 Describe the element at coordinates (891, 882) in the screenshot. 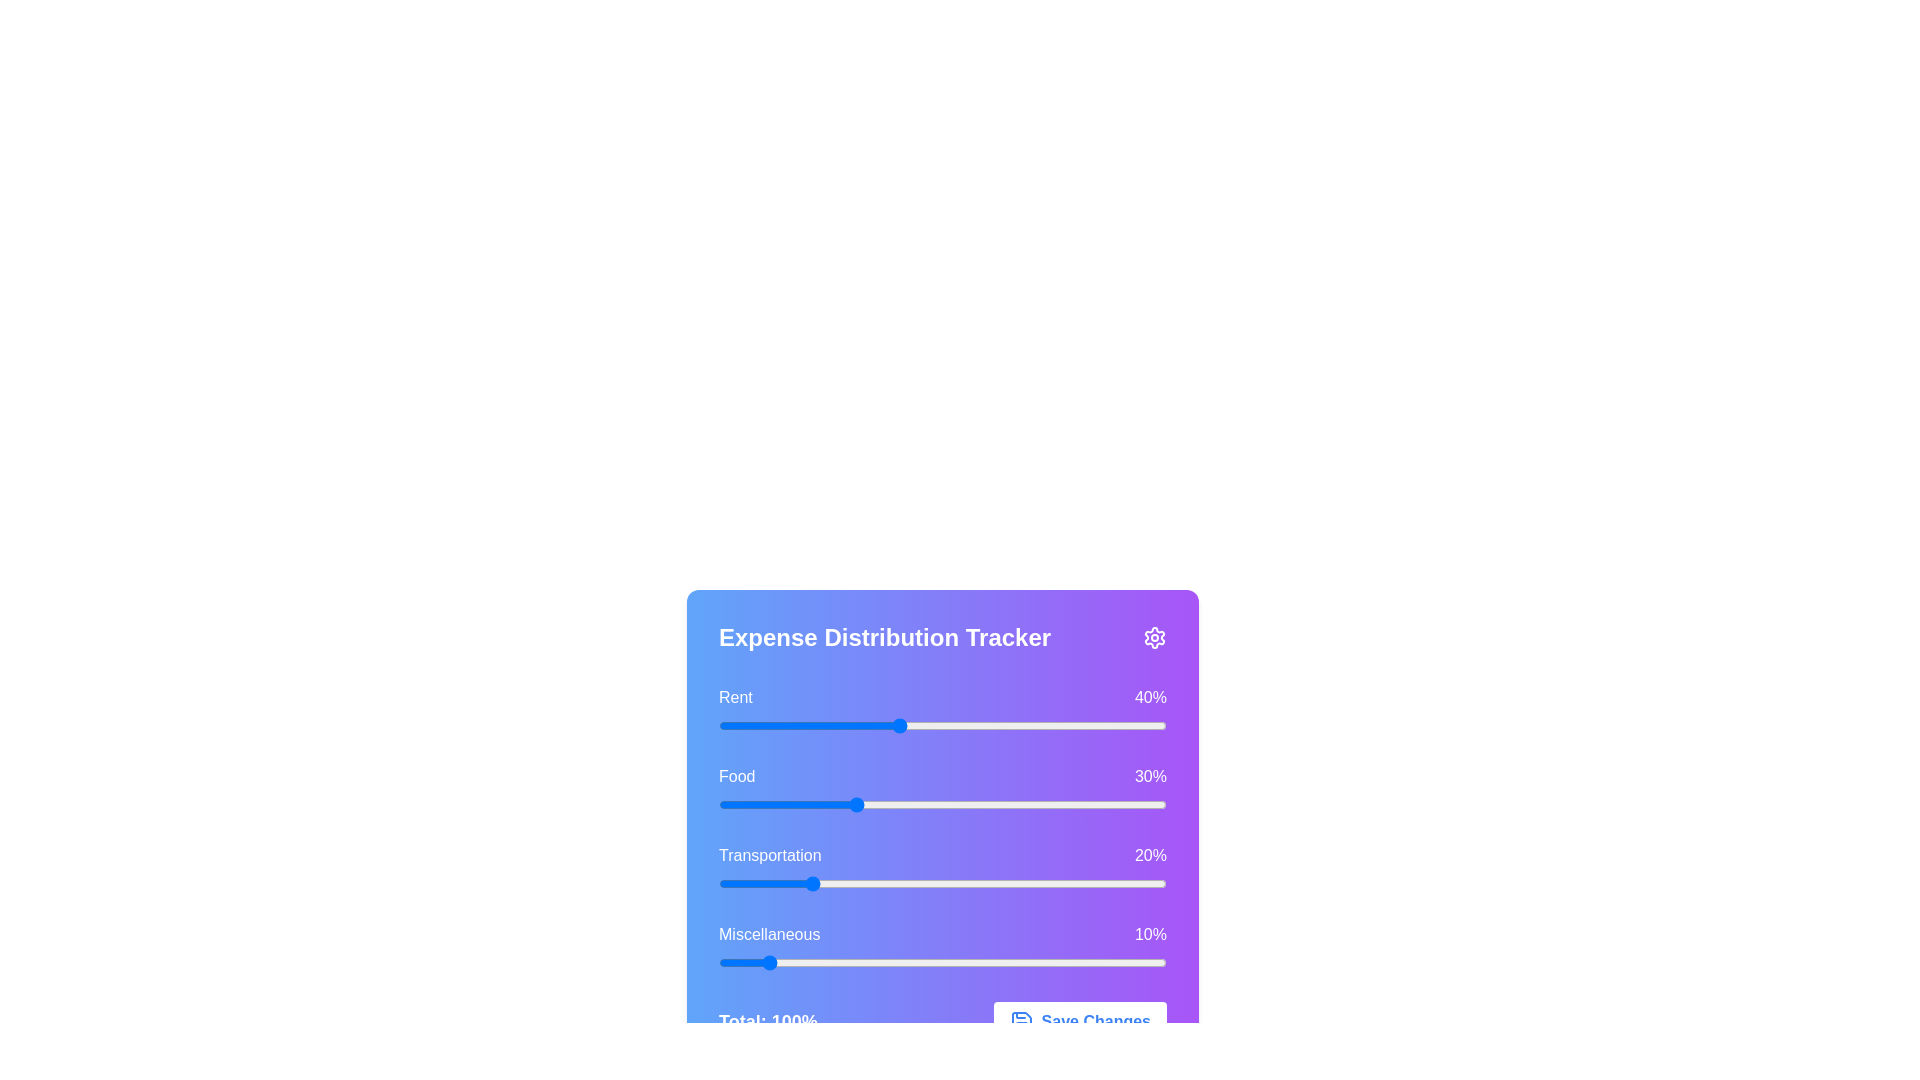

I see `the 'Transportation' slider` at that location.